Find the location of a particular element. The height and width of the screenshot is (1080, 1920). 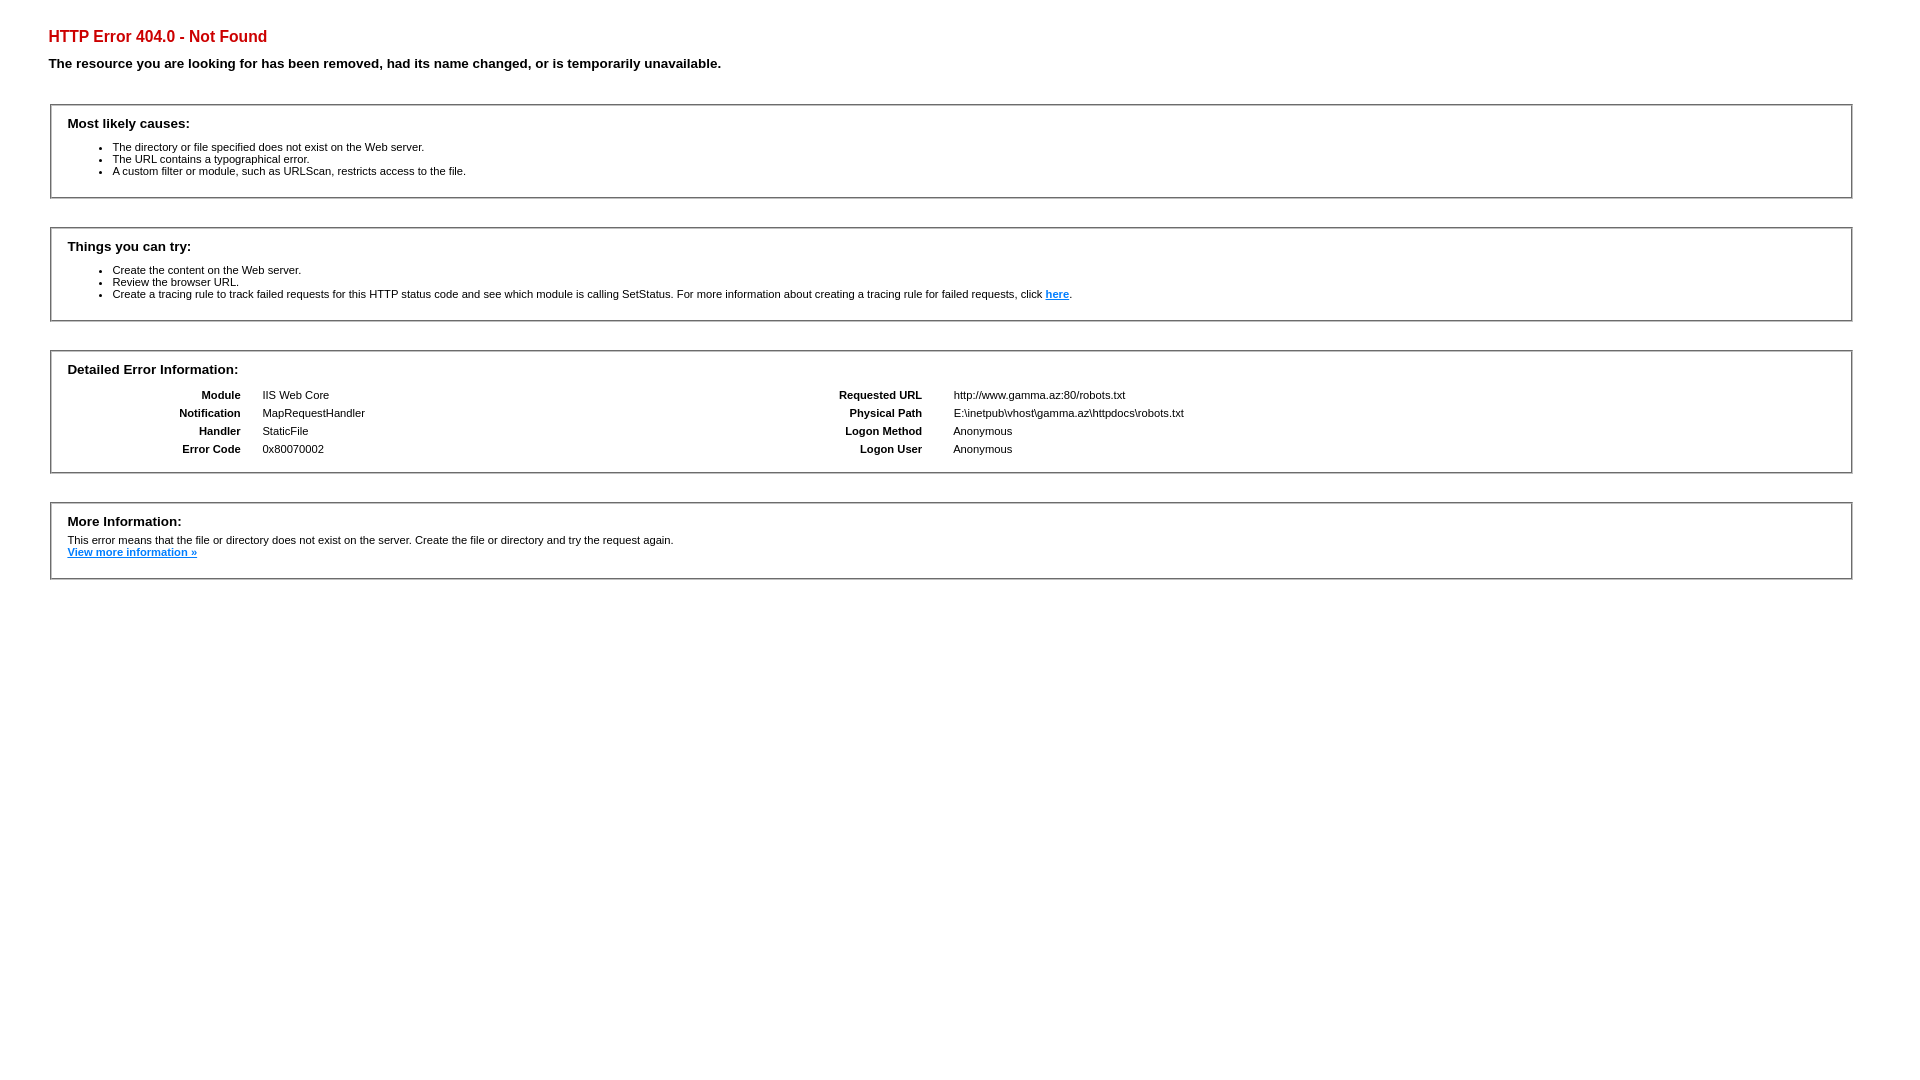

'here' is located at coordinates (1056, 293).